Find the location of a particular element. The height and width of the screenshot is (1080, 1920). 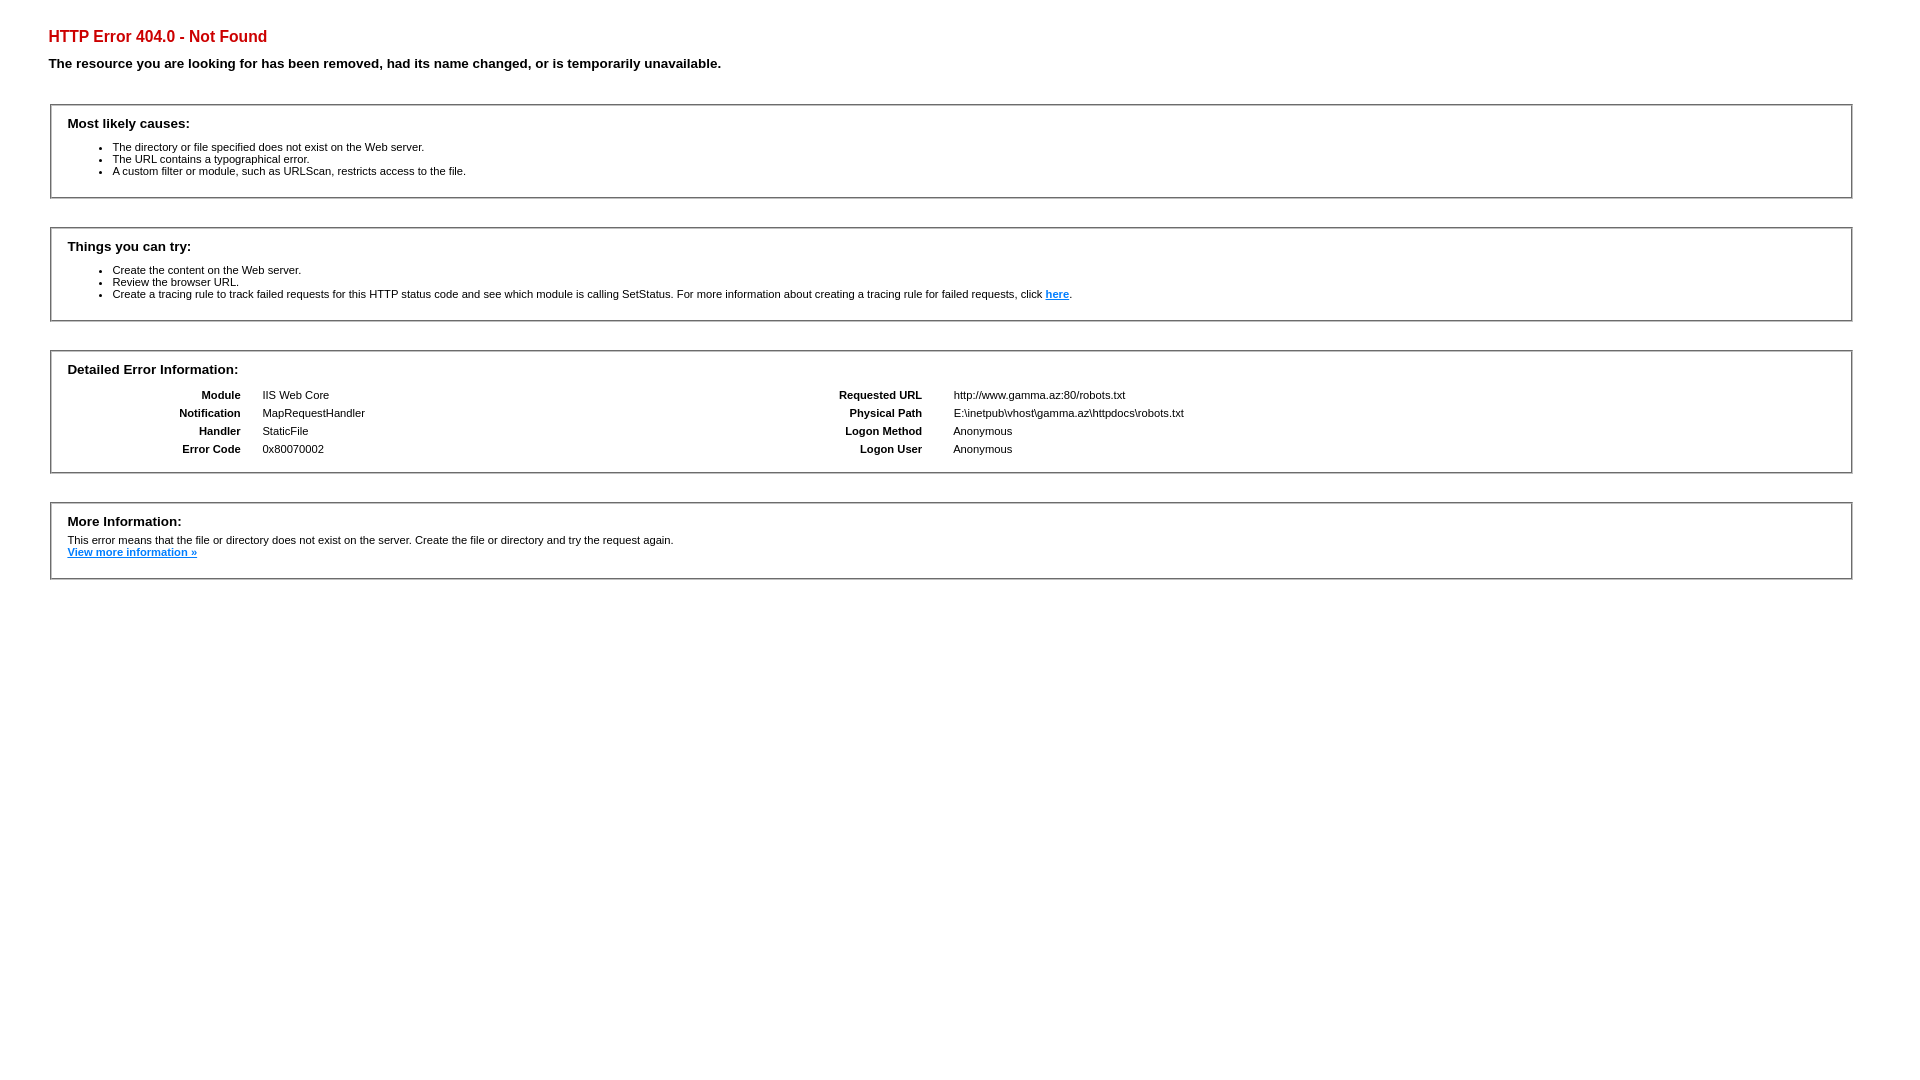

'here' is located at coordinates (1056, 293).